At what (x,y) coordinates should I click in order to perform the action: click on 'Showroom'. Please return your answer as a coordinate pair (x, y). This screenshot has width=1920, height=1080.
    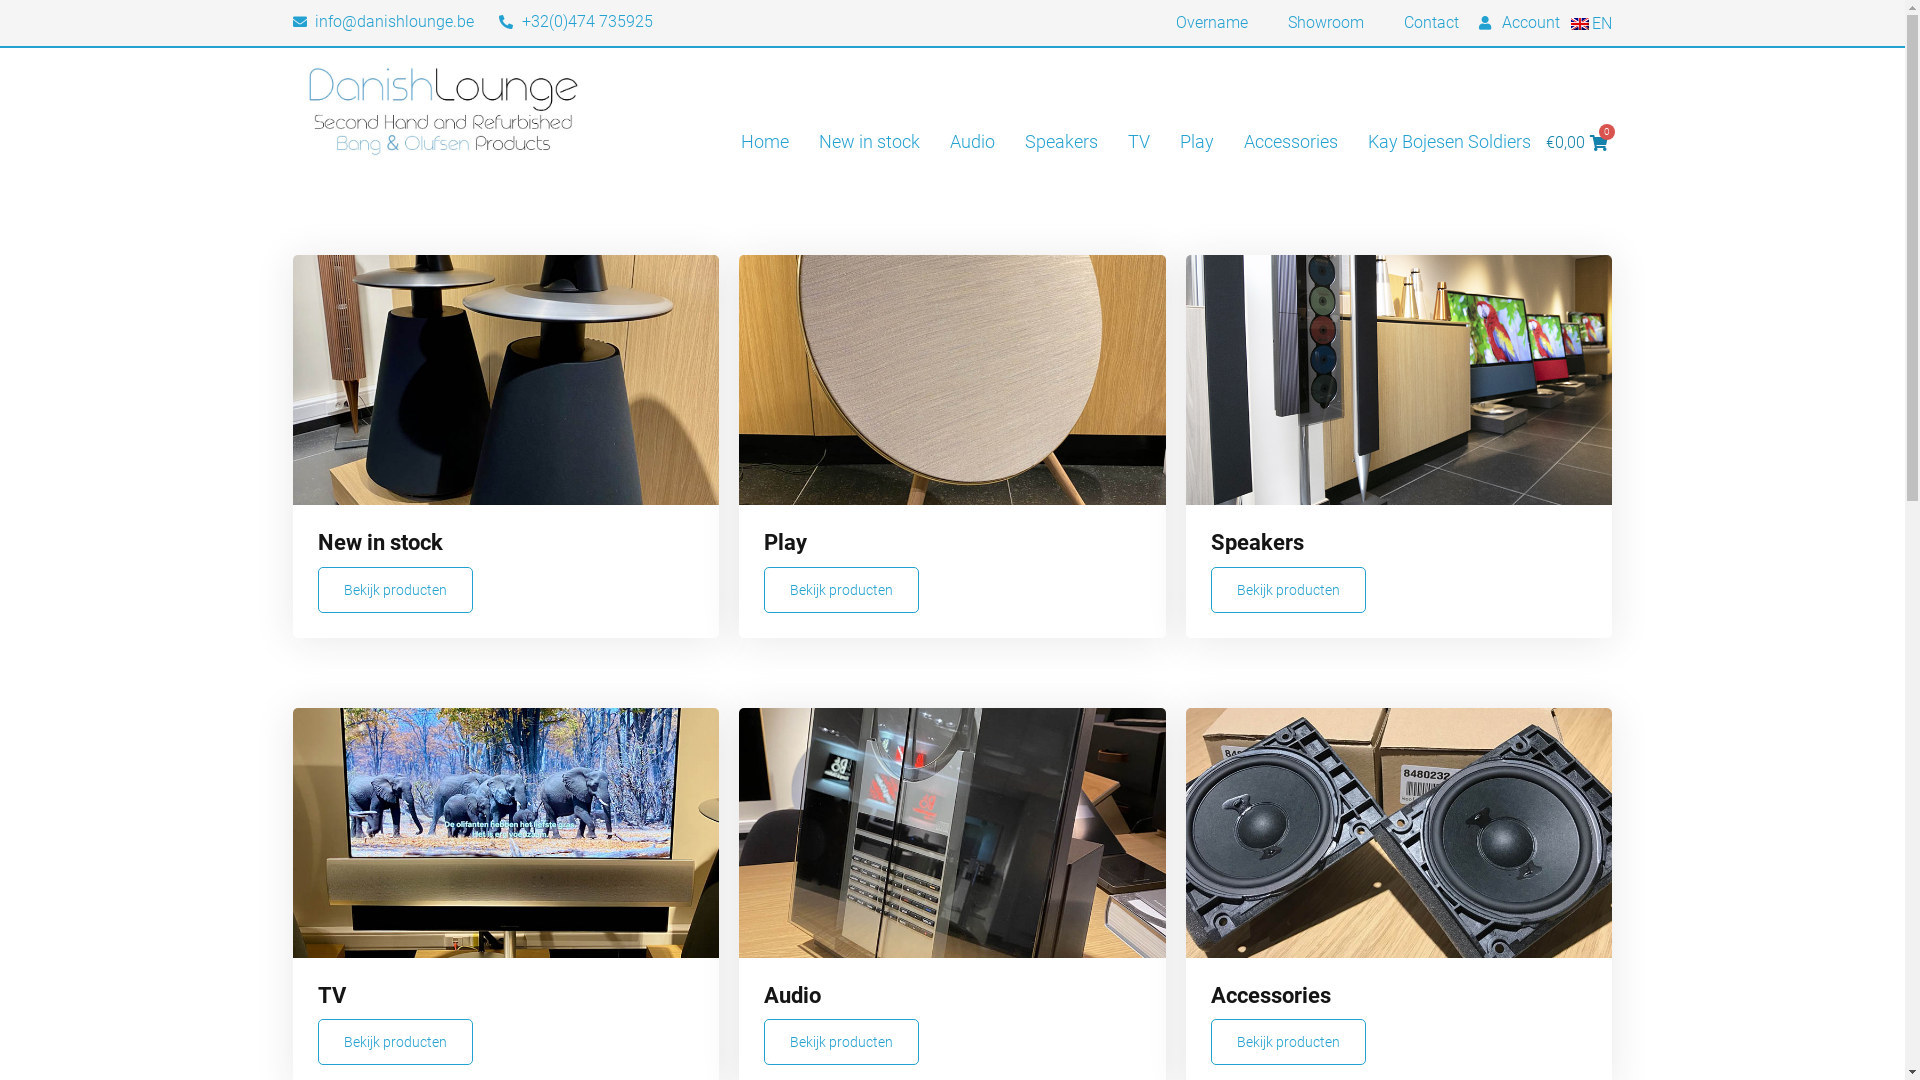
    Looking at the image, I should click on (1325, 23).